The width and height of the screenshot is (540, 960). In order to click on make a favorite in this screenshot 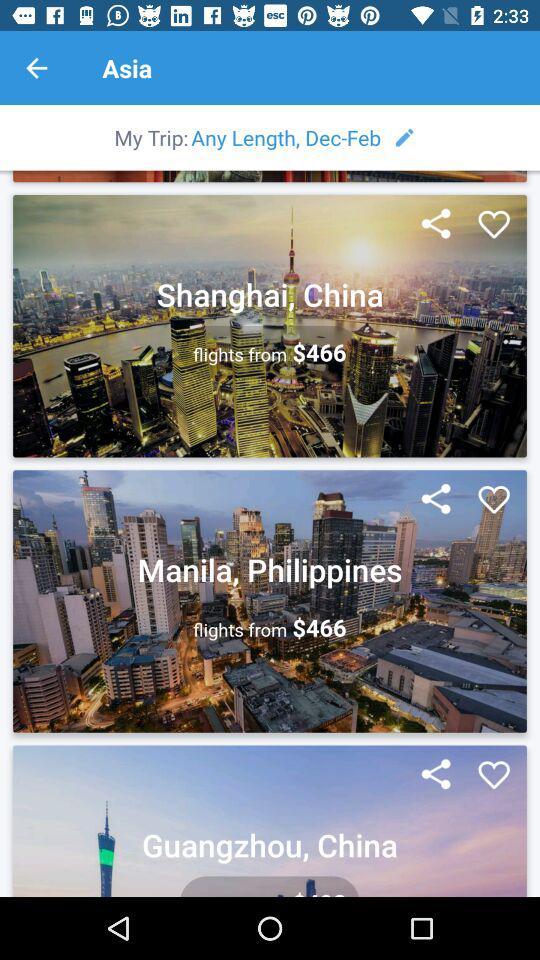, I will do `click(493, 225)`.